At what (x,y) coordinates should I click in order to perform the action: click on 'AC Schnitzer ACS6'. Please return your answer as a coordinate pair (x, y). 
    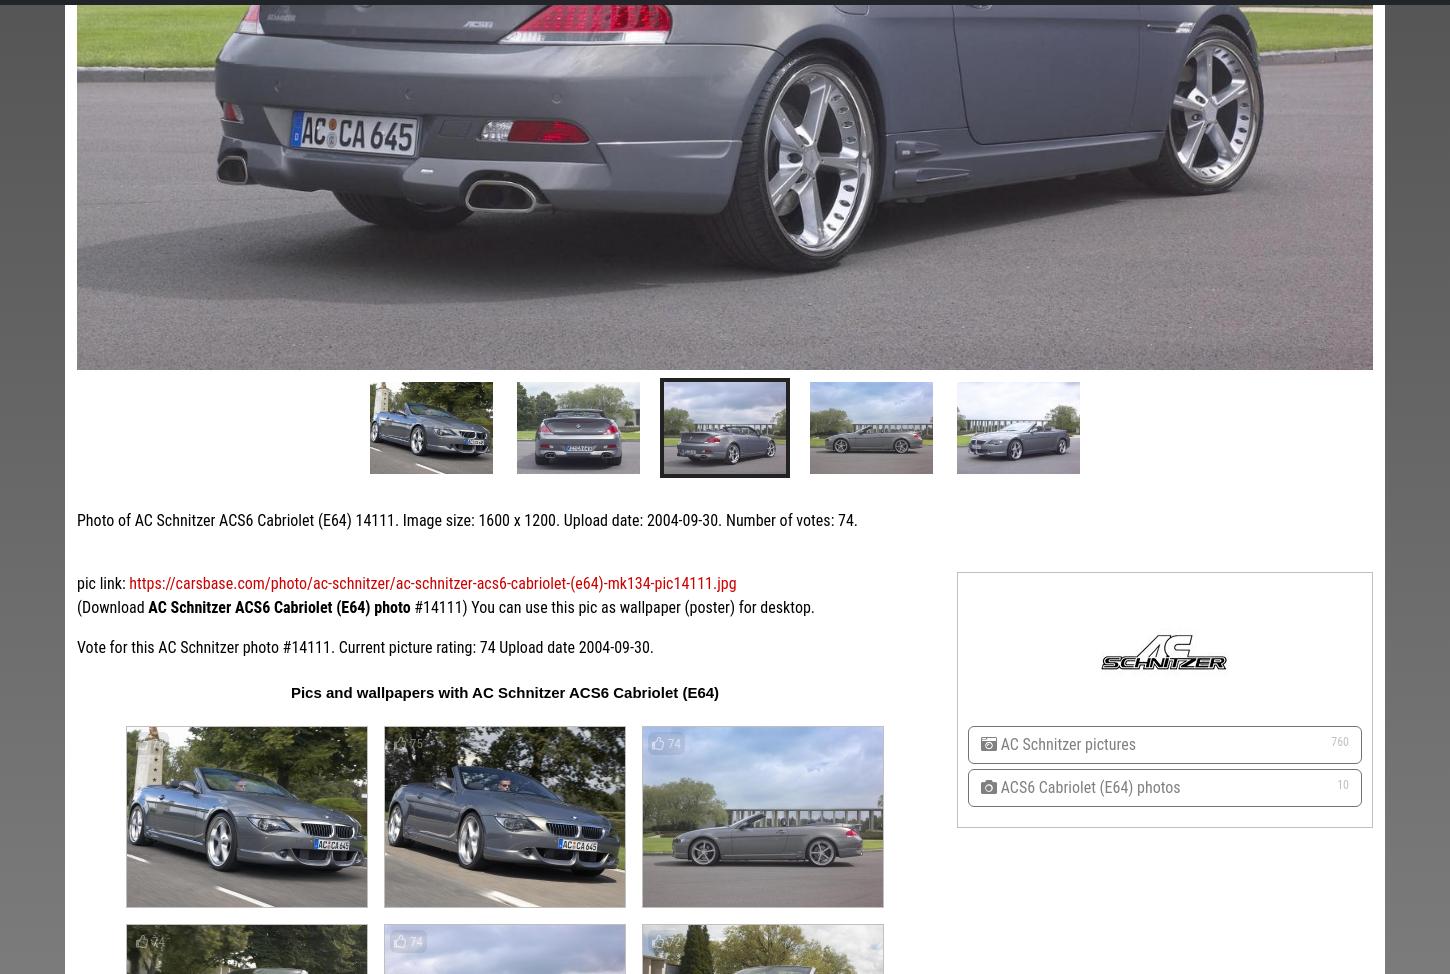
    Looking at the image, I should click on (780, 646).